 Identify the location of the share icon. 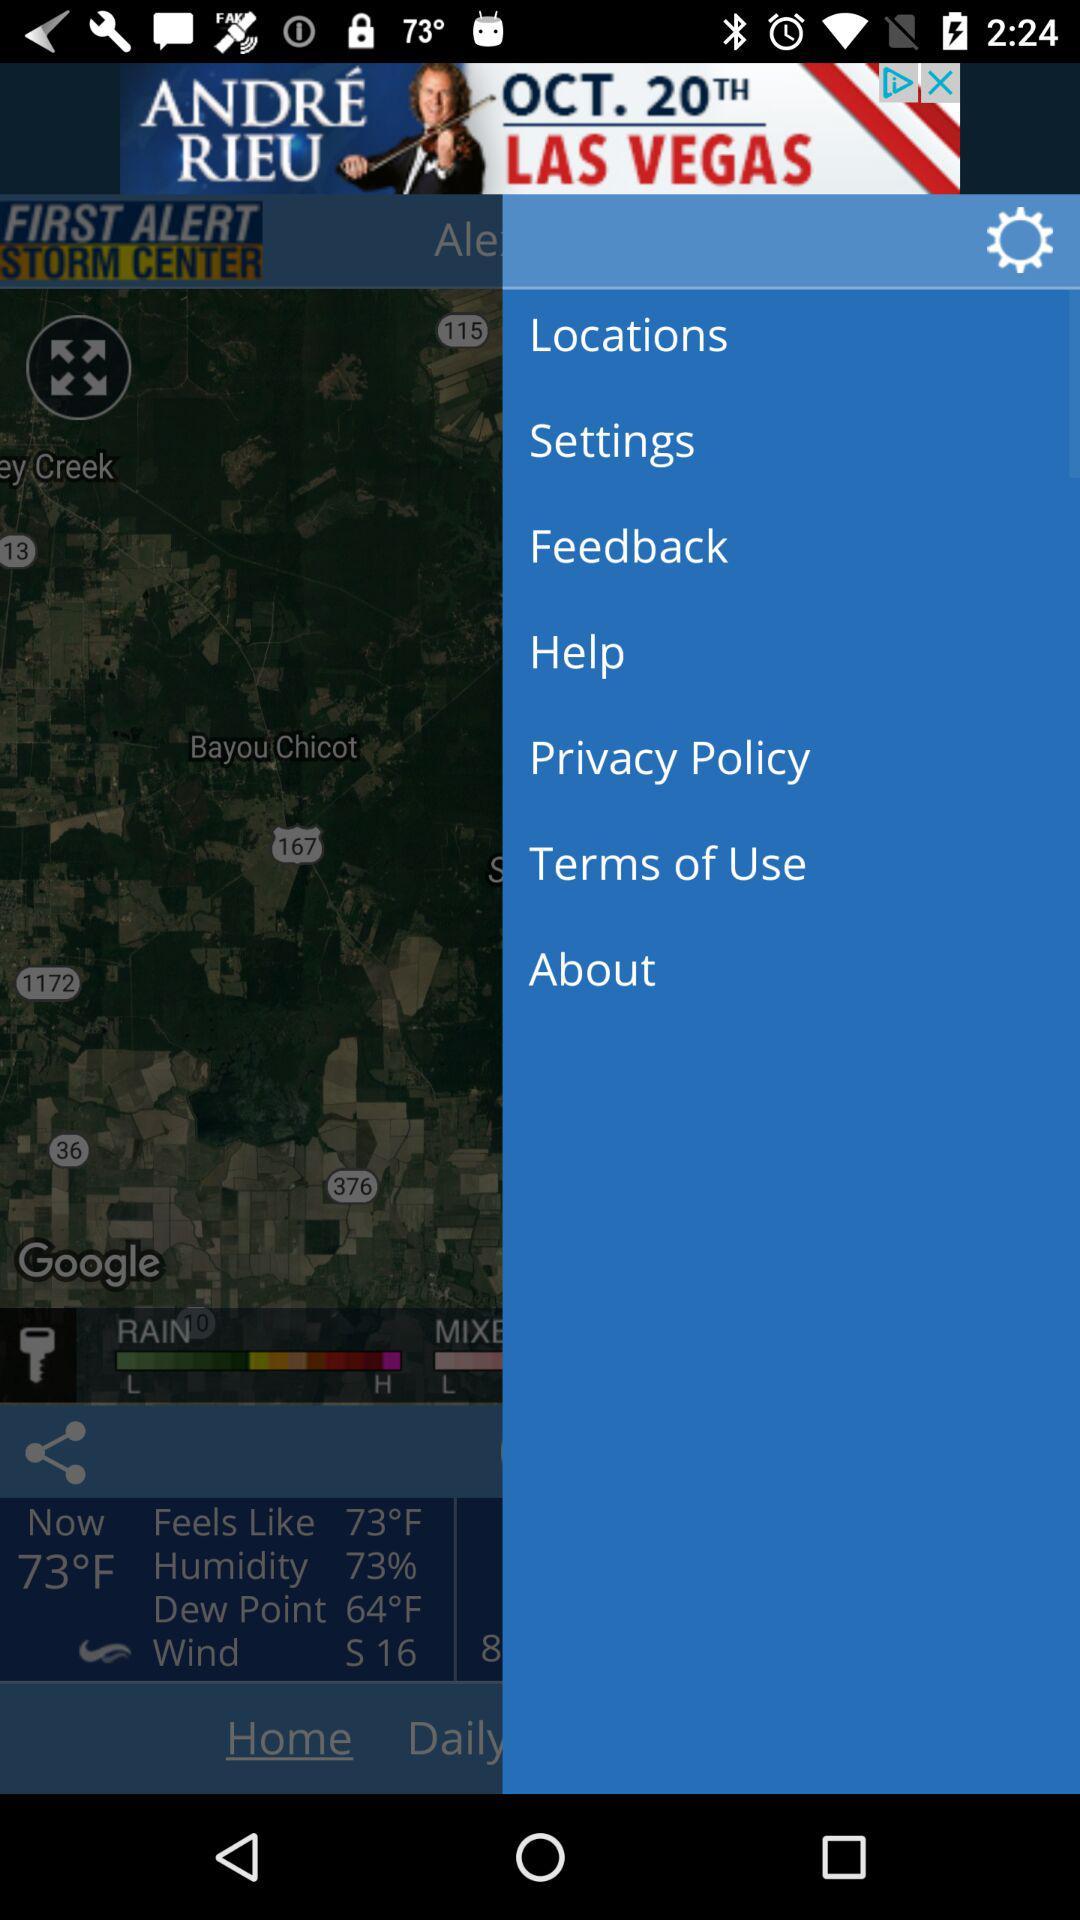
(58, 1451).